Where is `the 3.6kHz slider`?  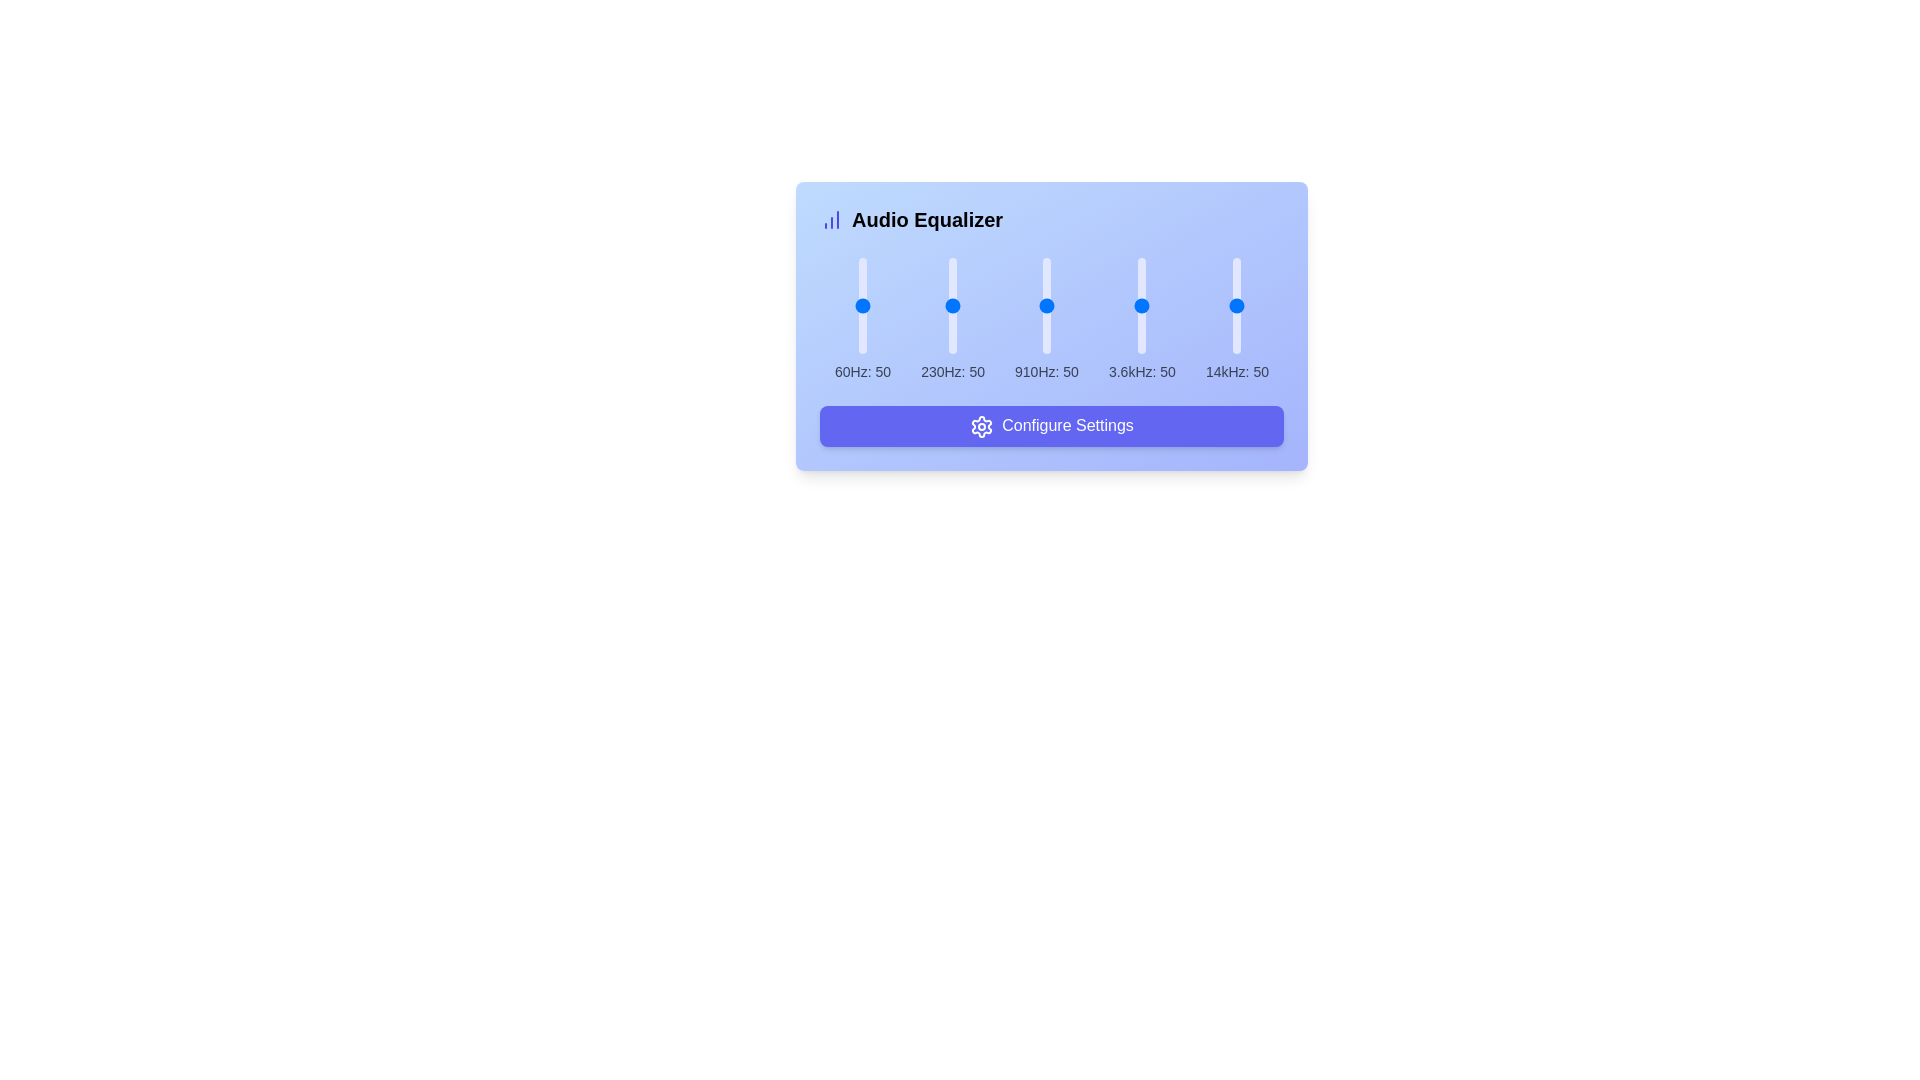
the 3.6kHz slider is located at coordinates (1142, 316).